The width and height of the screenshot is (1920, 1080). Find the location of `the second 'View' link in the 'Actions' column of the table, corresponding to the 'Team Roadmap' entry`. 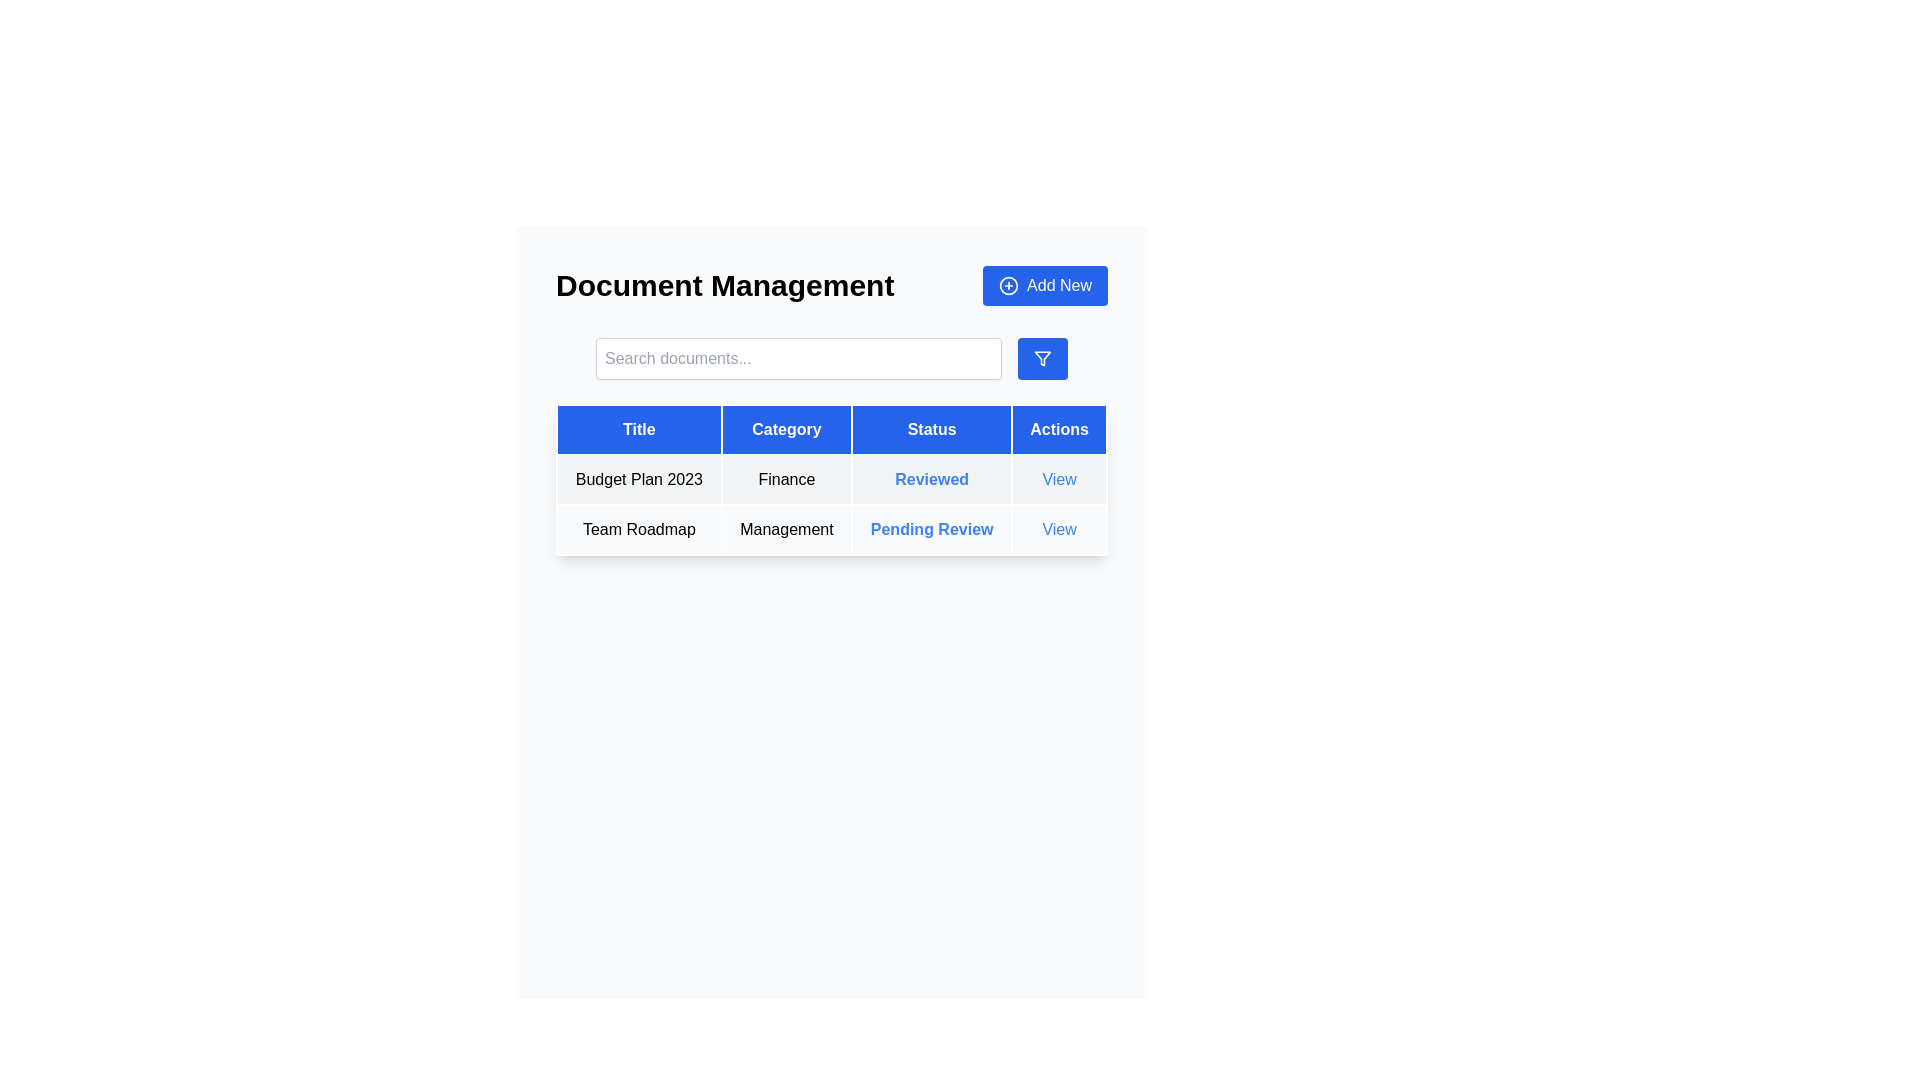

the second 'View' link in the 'Actions' column of the table, corresponding to the 'Team Roadmap' entry is located at coordinates (1058, 528).